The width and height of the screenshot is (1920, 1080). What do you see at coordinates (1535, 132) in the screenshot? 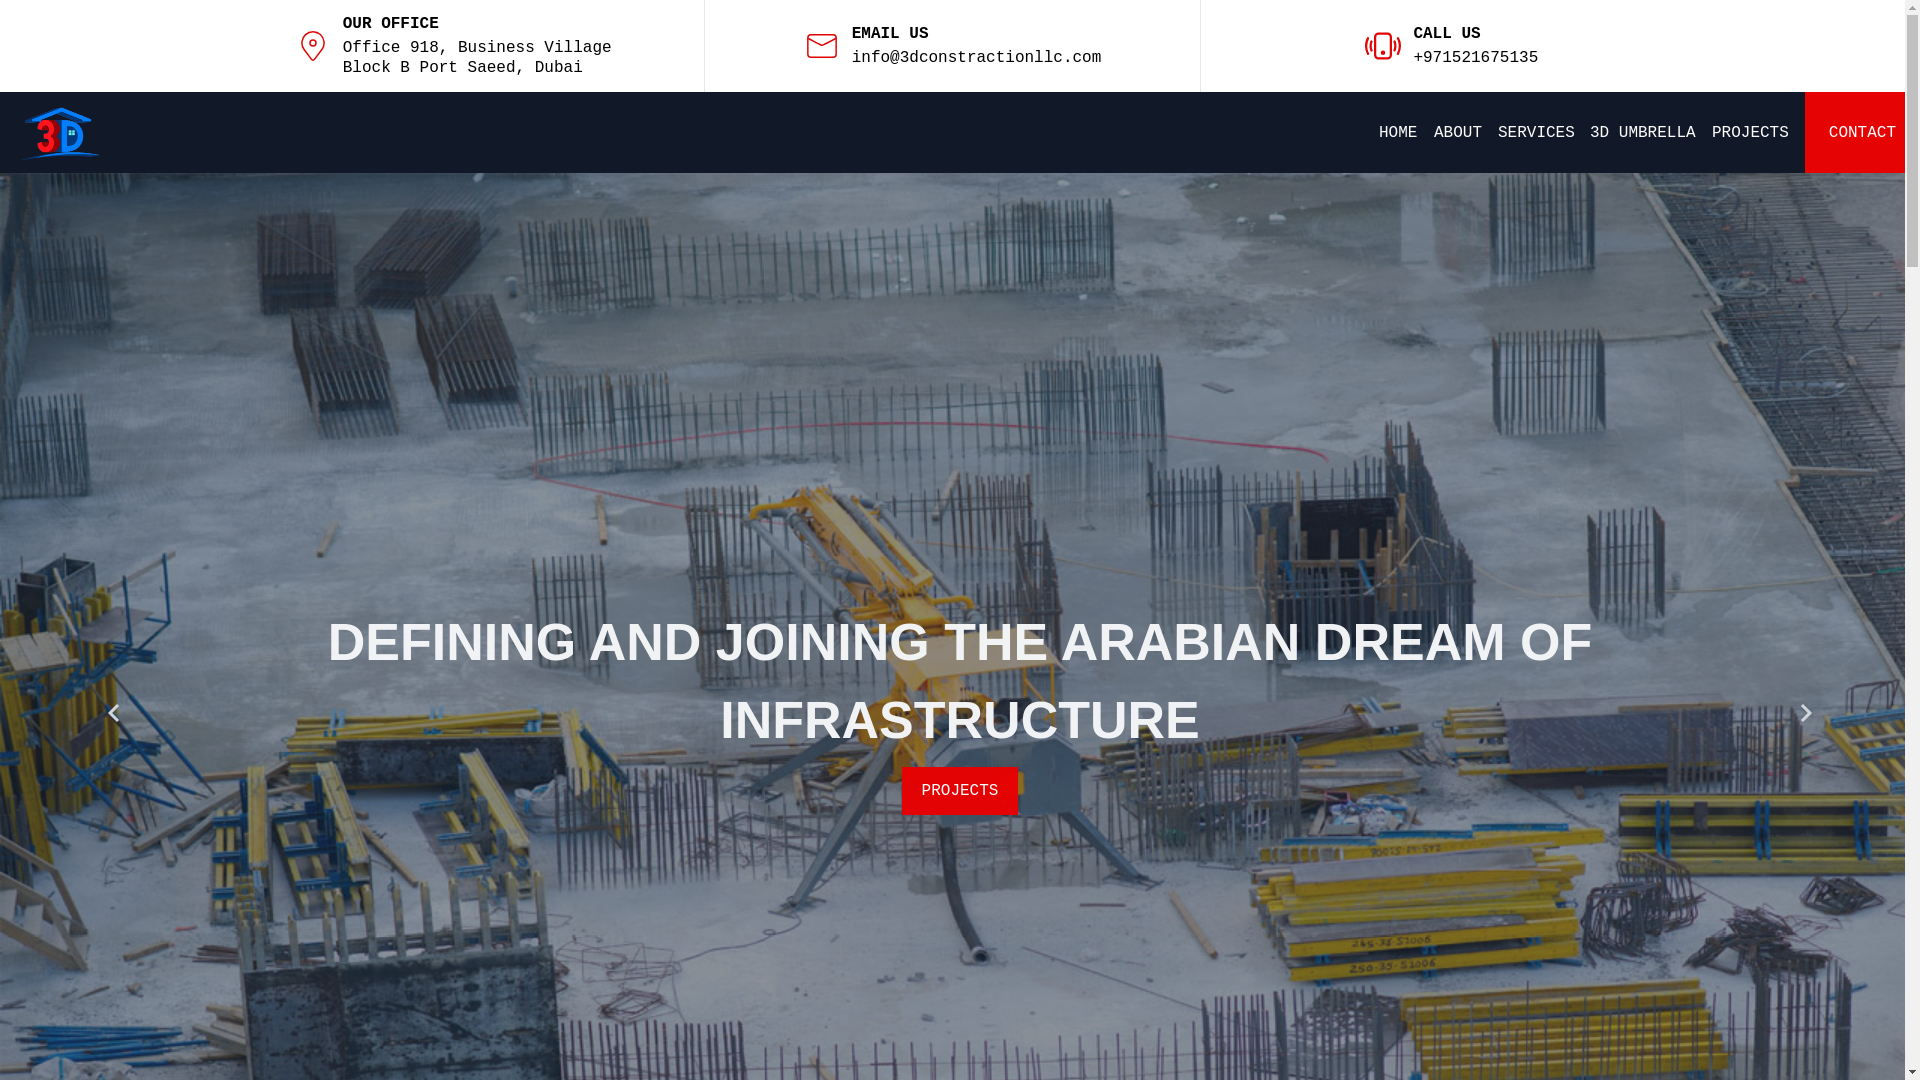
I see `'SERVICES'` at bounding box center [1535, 132].